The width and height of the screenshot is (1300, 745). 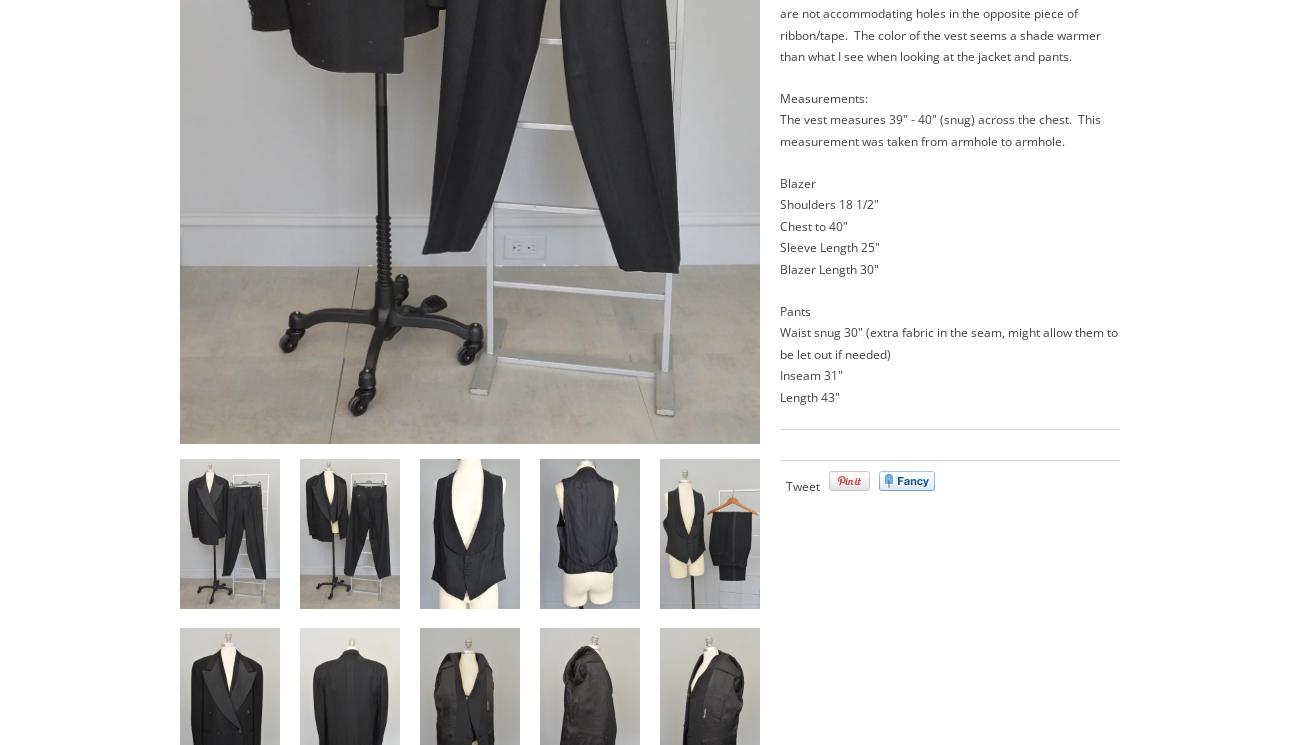 What do you see at coordinates (779, 246) in the screenshot?
I see `'Sleeve Length 25"'` at bounding box center [779, 246].